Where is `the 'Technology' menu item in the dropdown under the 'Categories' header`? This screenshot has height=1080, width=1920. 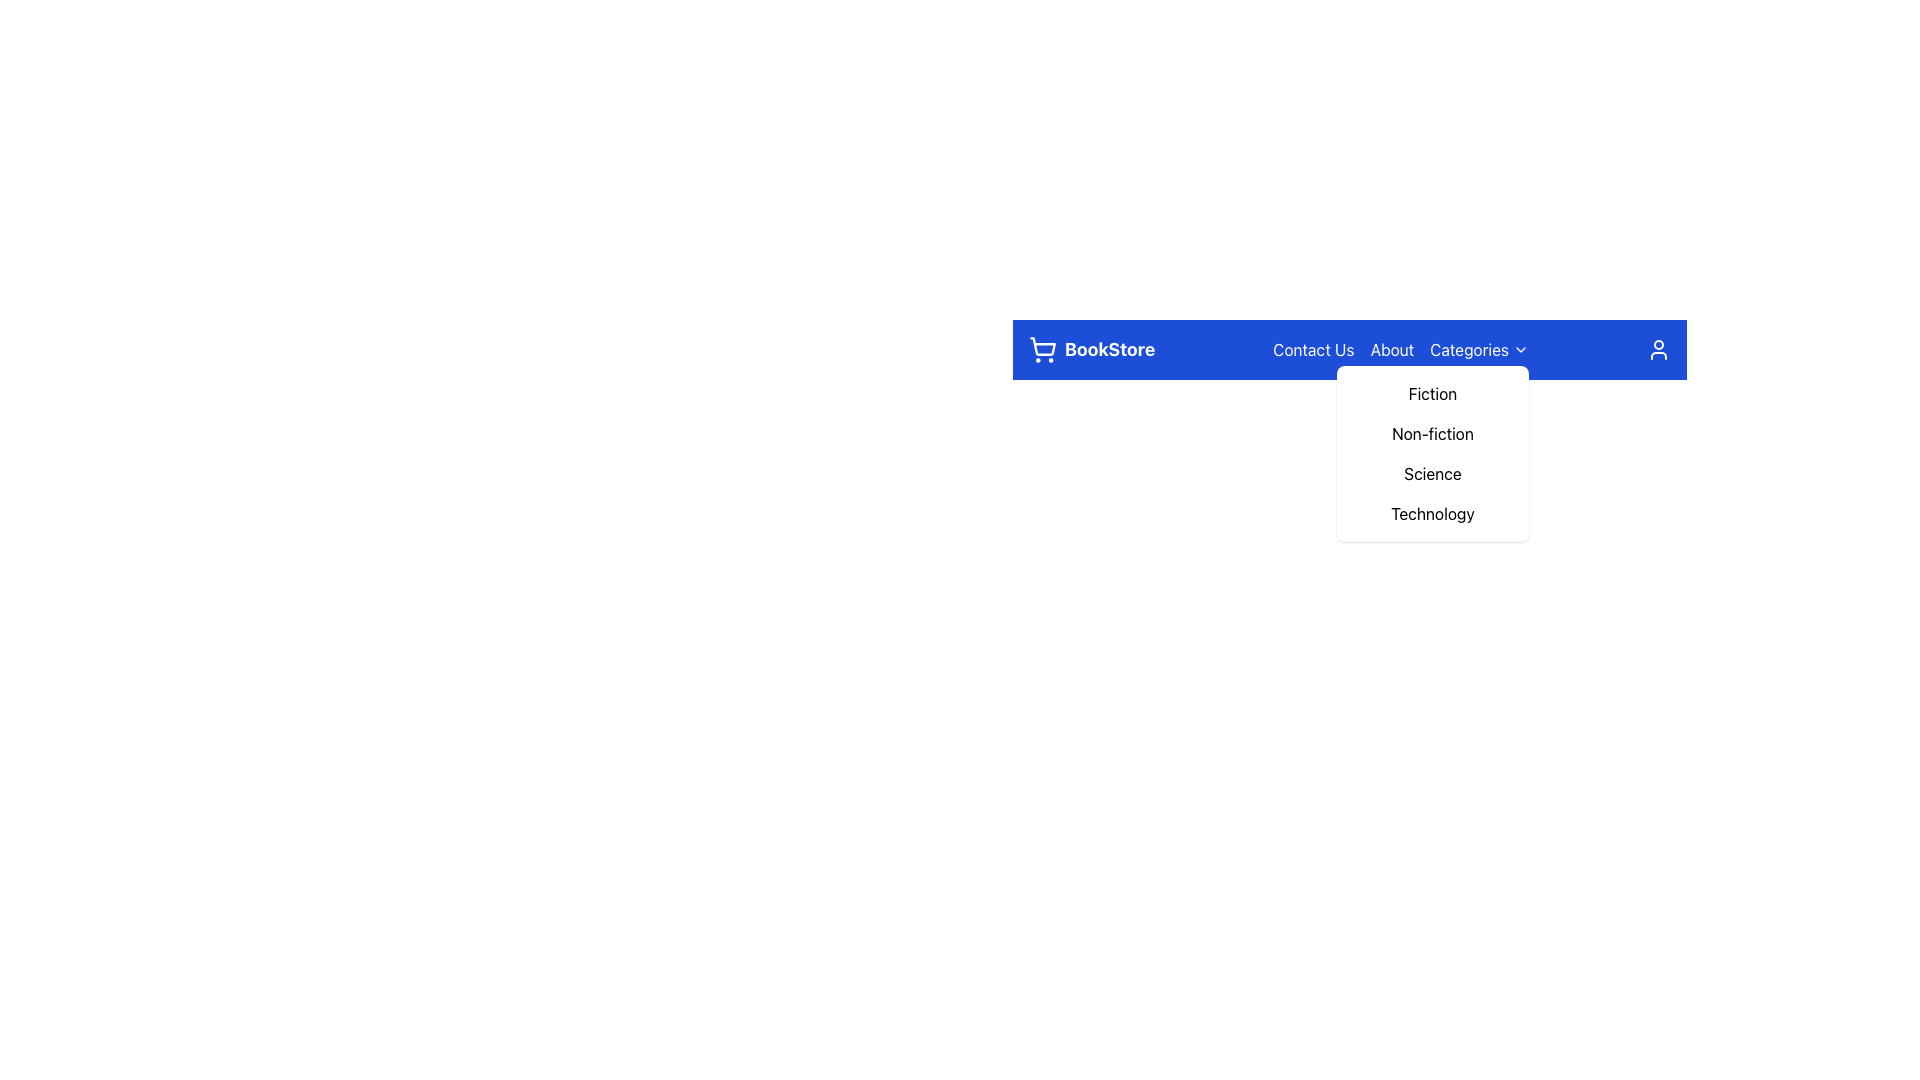 the 'Technology' menu item in the dropdown under the 'Categories' header is located at coordinates (1431, 512).